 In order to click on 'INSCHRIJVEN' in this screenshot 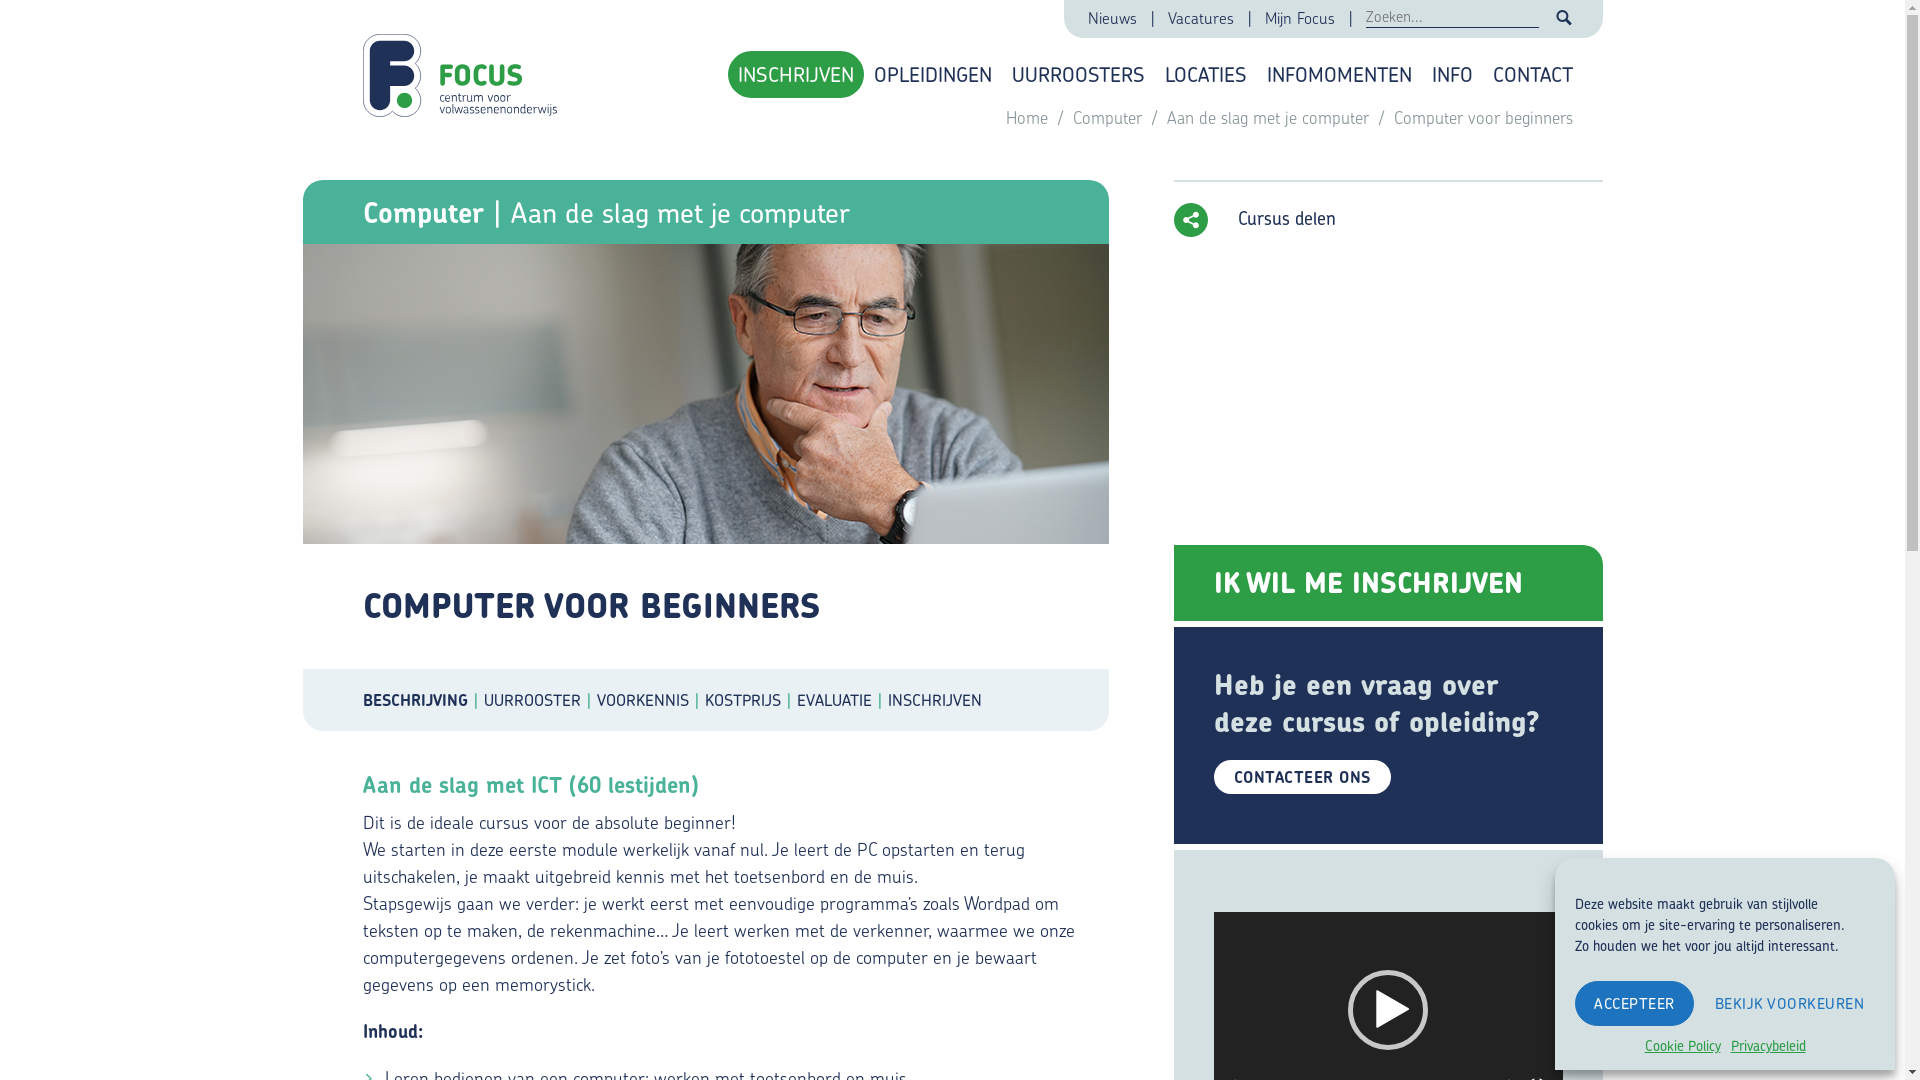, I will do `click(795, 73)`.